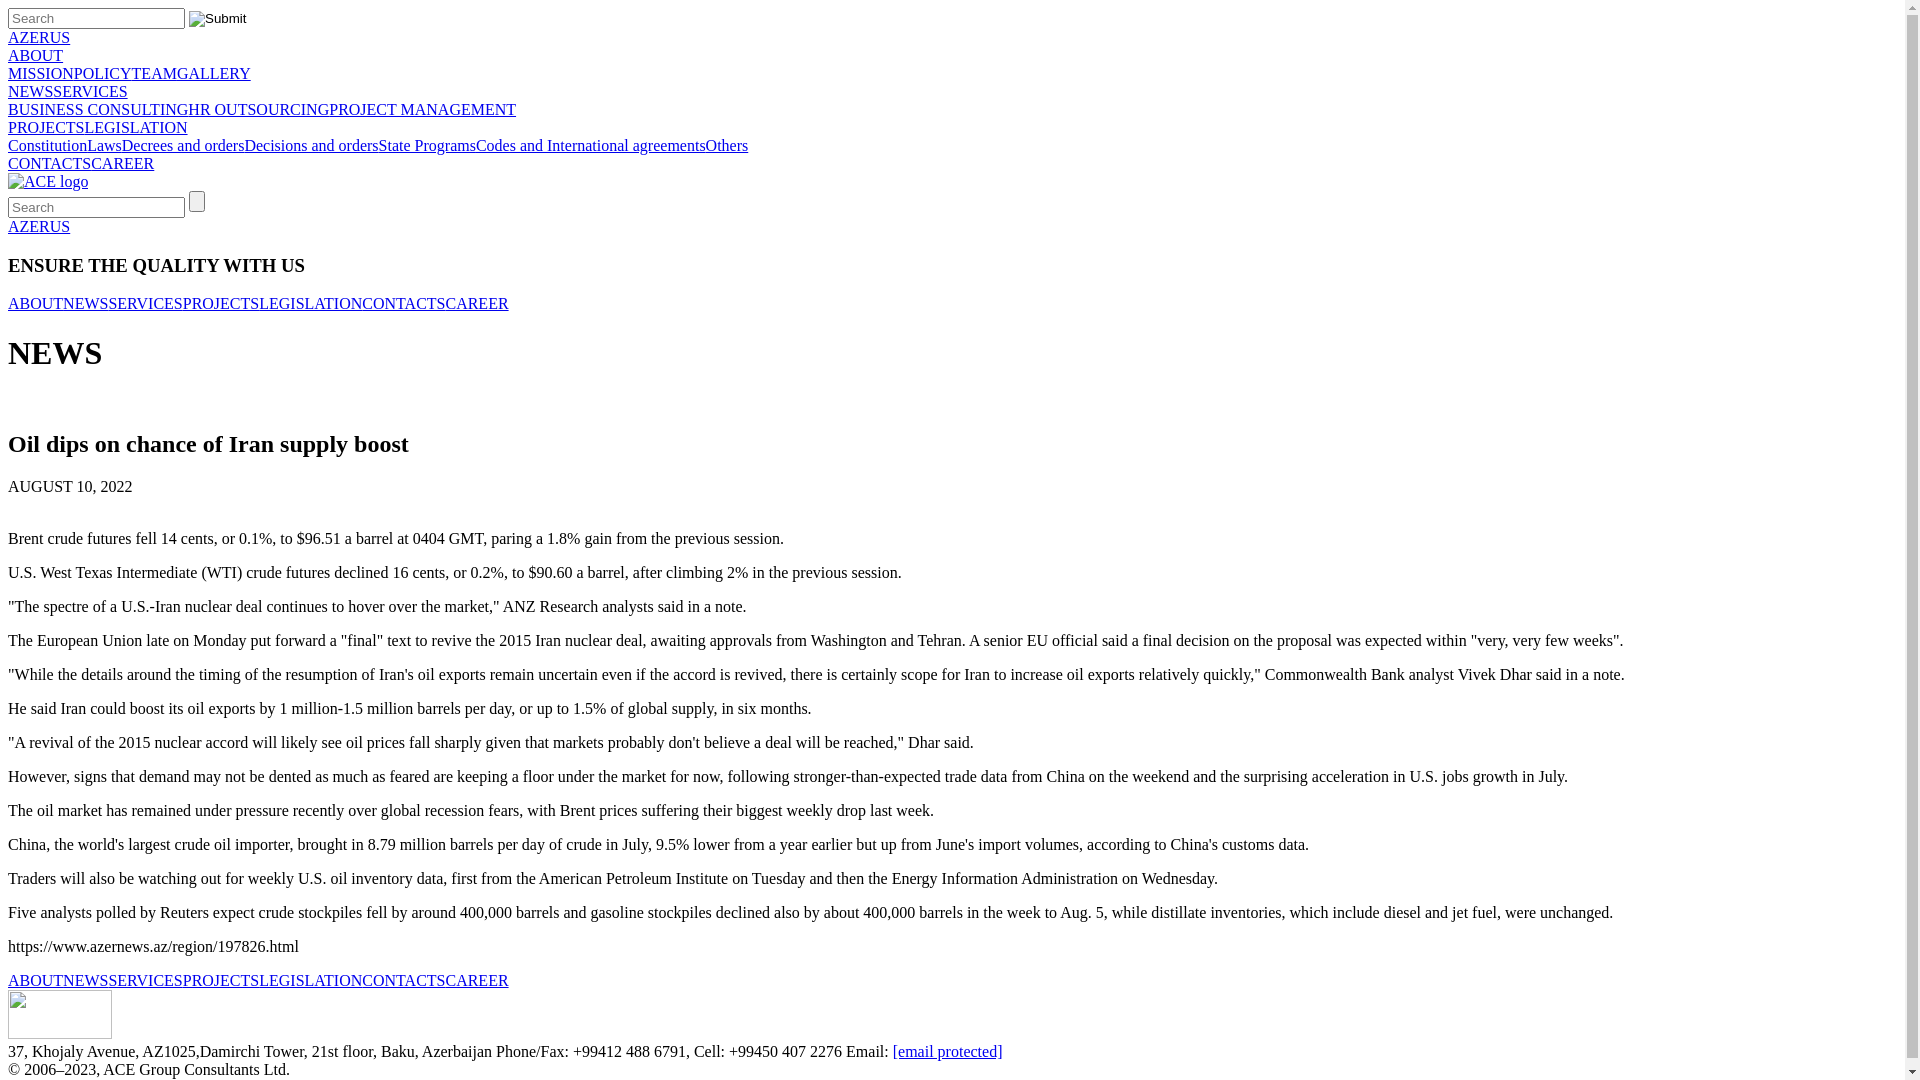 The width and height of the screenshot is (1920, 1080). What do you see at coordinates (41, 72) in the screenshot?
I see `'MISSION'` at bounding box center [41, 72].